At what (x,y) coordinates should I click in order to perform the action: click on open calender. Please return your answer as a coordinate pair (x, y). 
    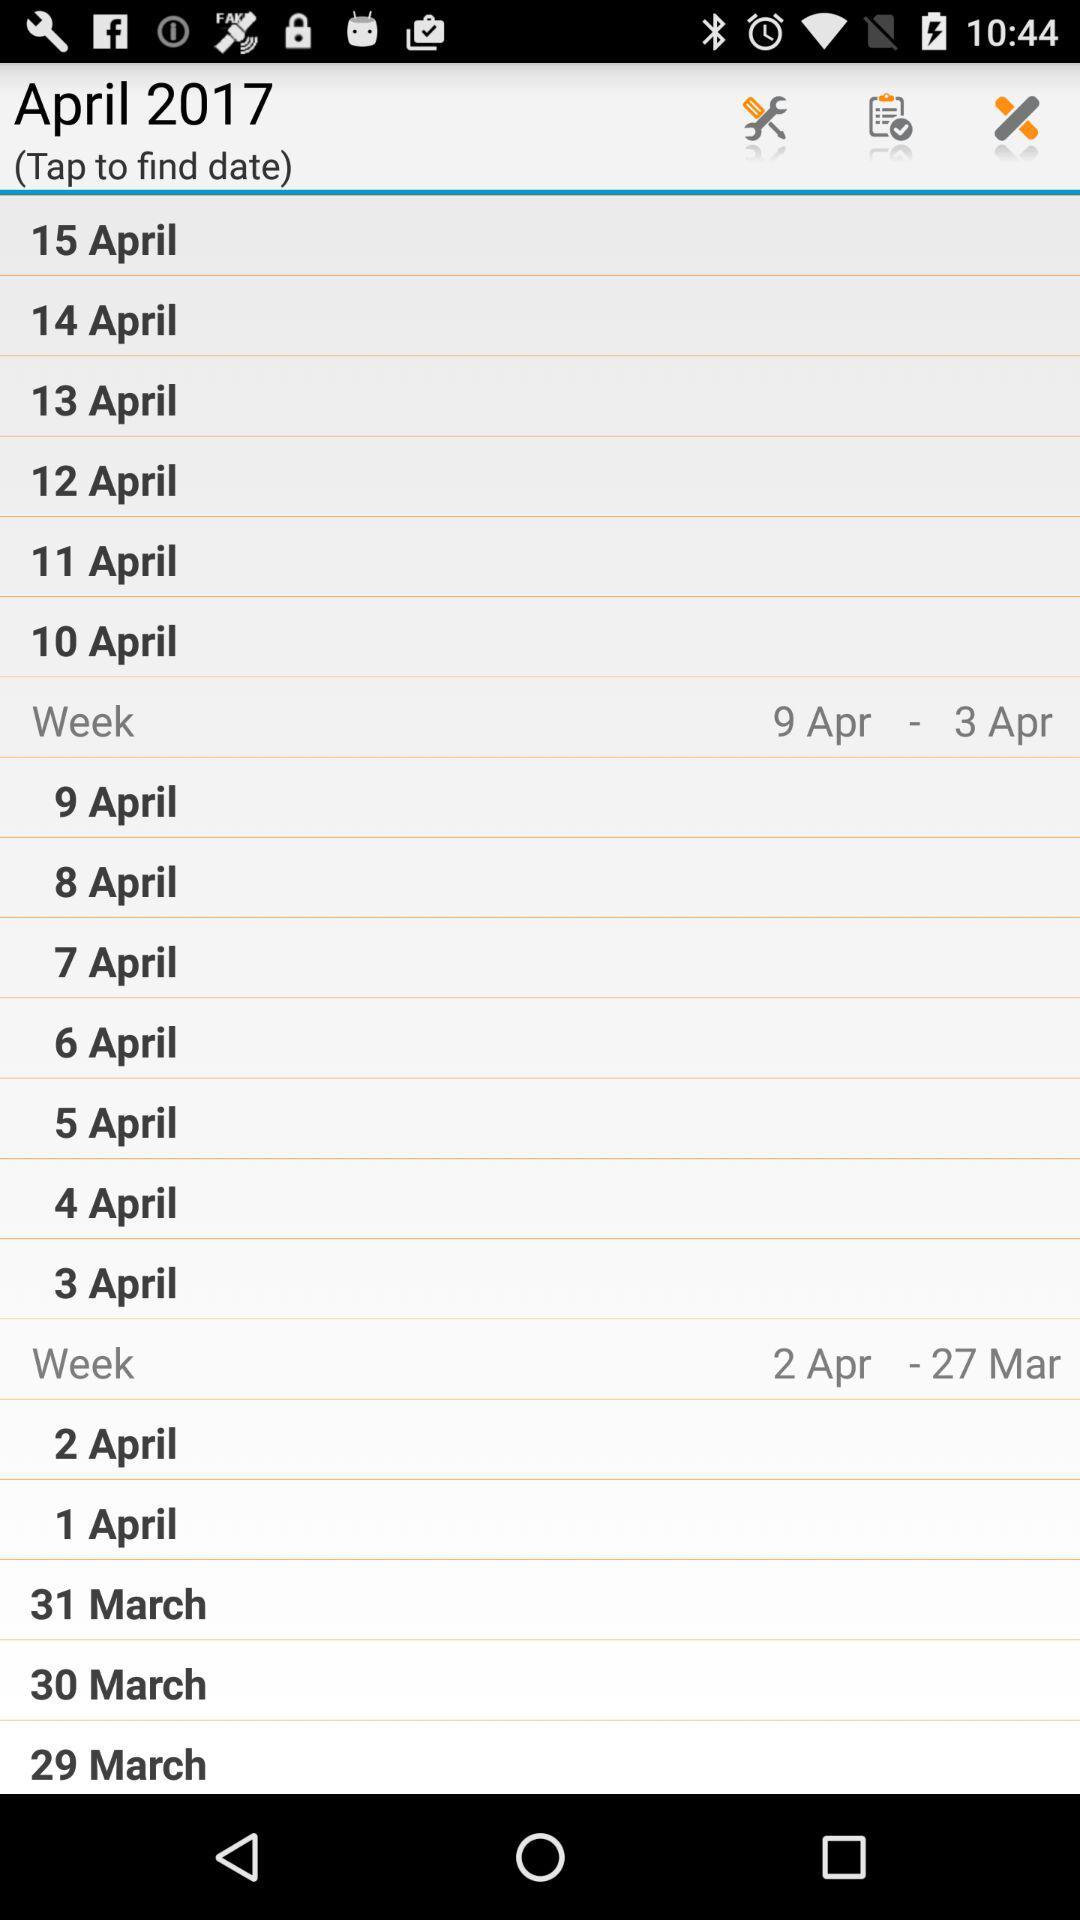
    Looking at the image, I should click on (890, 124).